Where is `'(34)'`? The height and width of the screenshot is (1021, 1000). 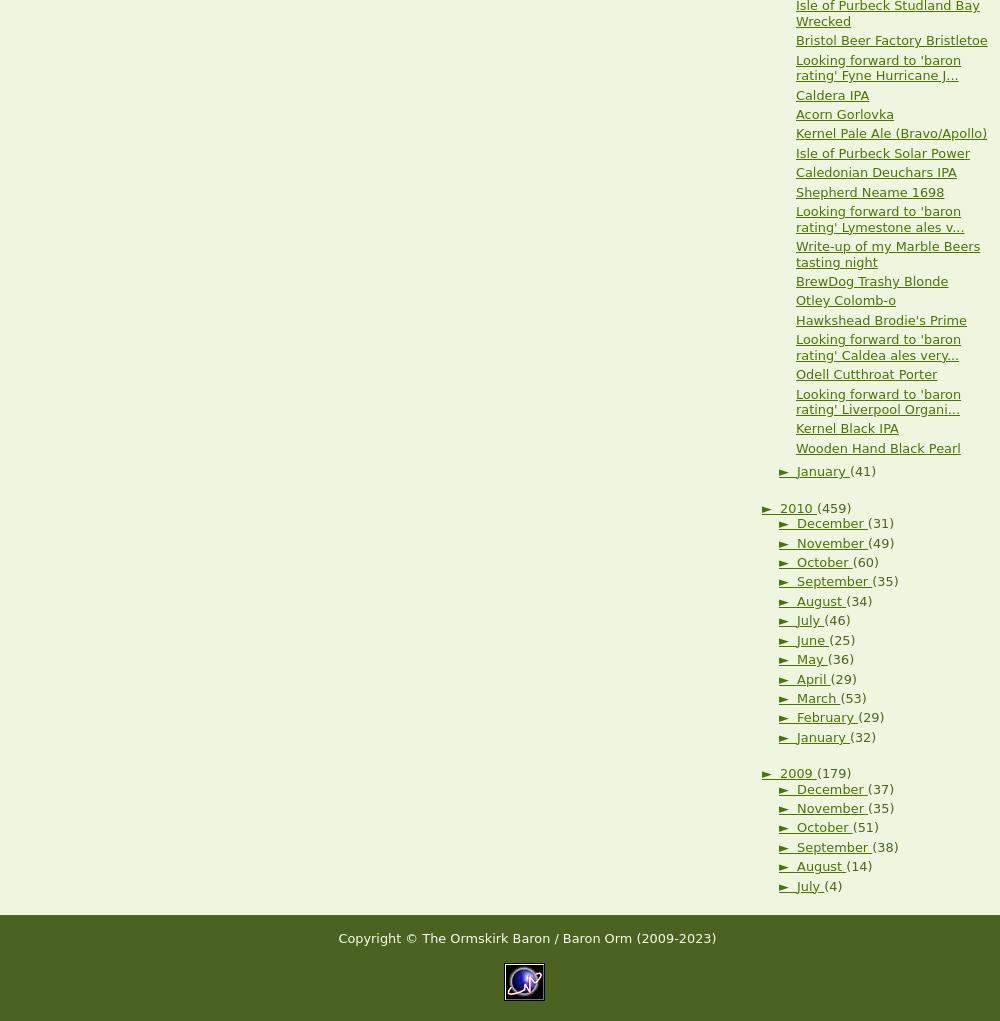
'(34)' is located at coordinates (858, 600).